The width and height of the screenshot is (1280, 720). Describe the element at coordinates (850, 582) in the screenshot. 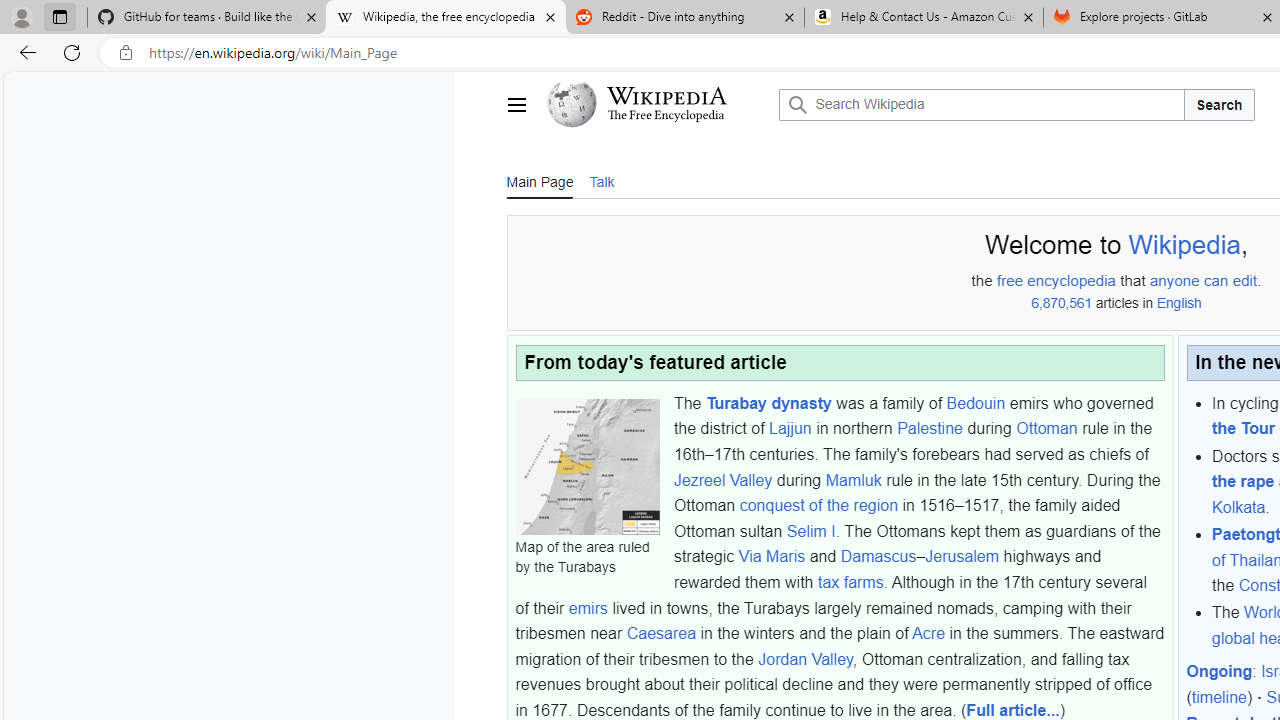

I see `'tax farms'` at that location.